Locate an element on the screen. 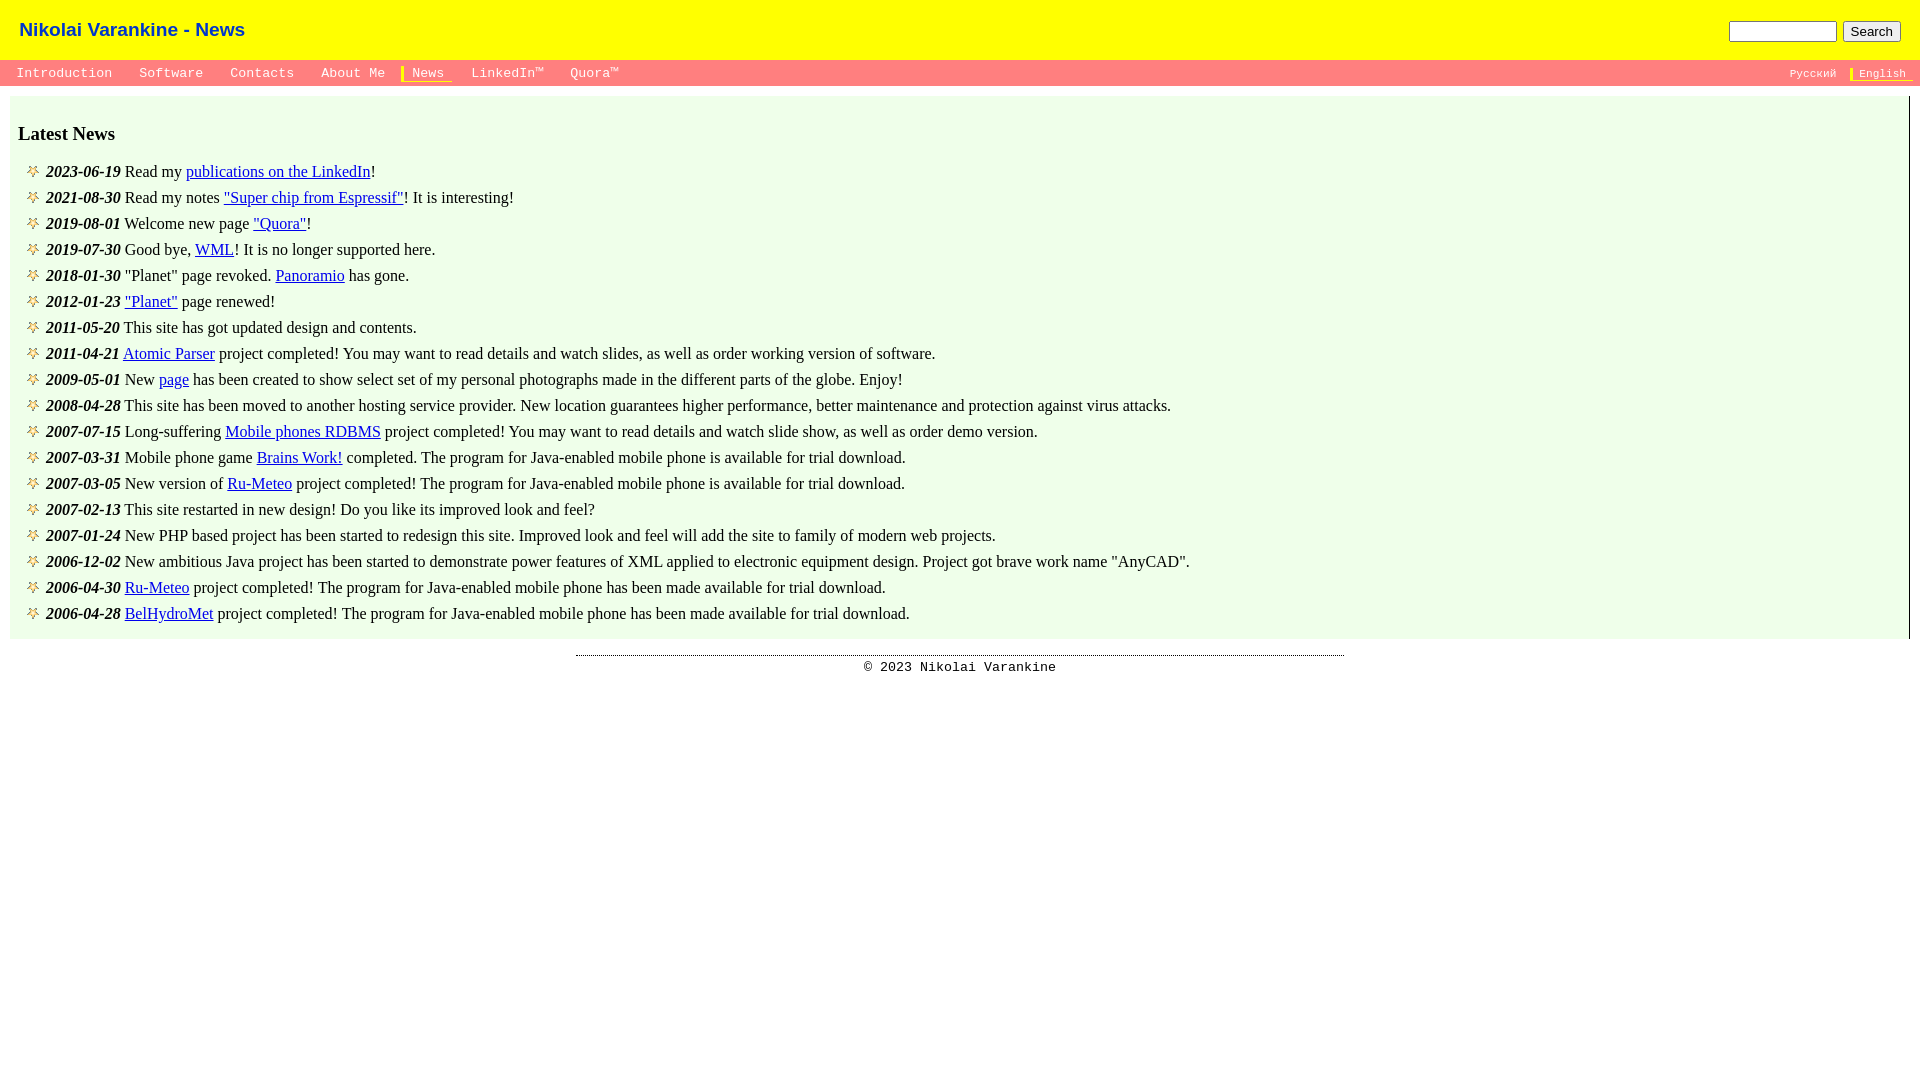  '"Planet"' is located at coordinates (123, 301).